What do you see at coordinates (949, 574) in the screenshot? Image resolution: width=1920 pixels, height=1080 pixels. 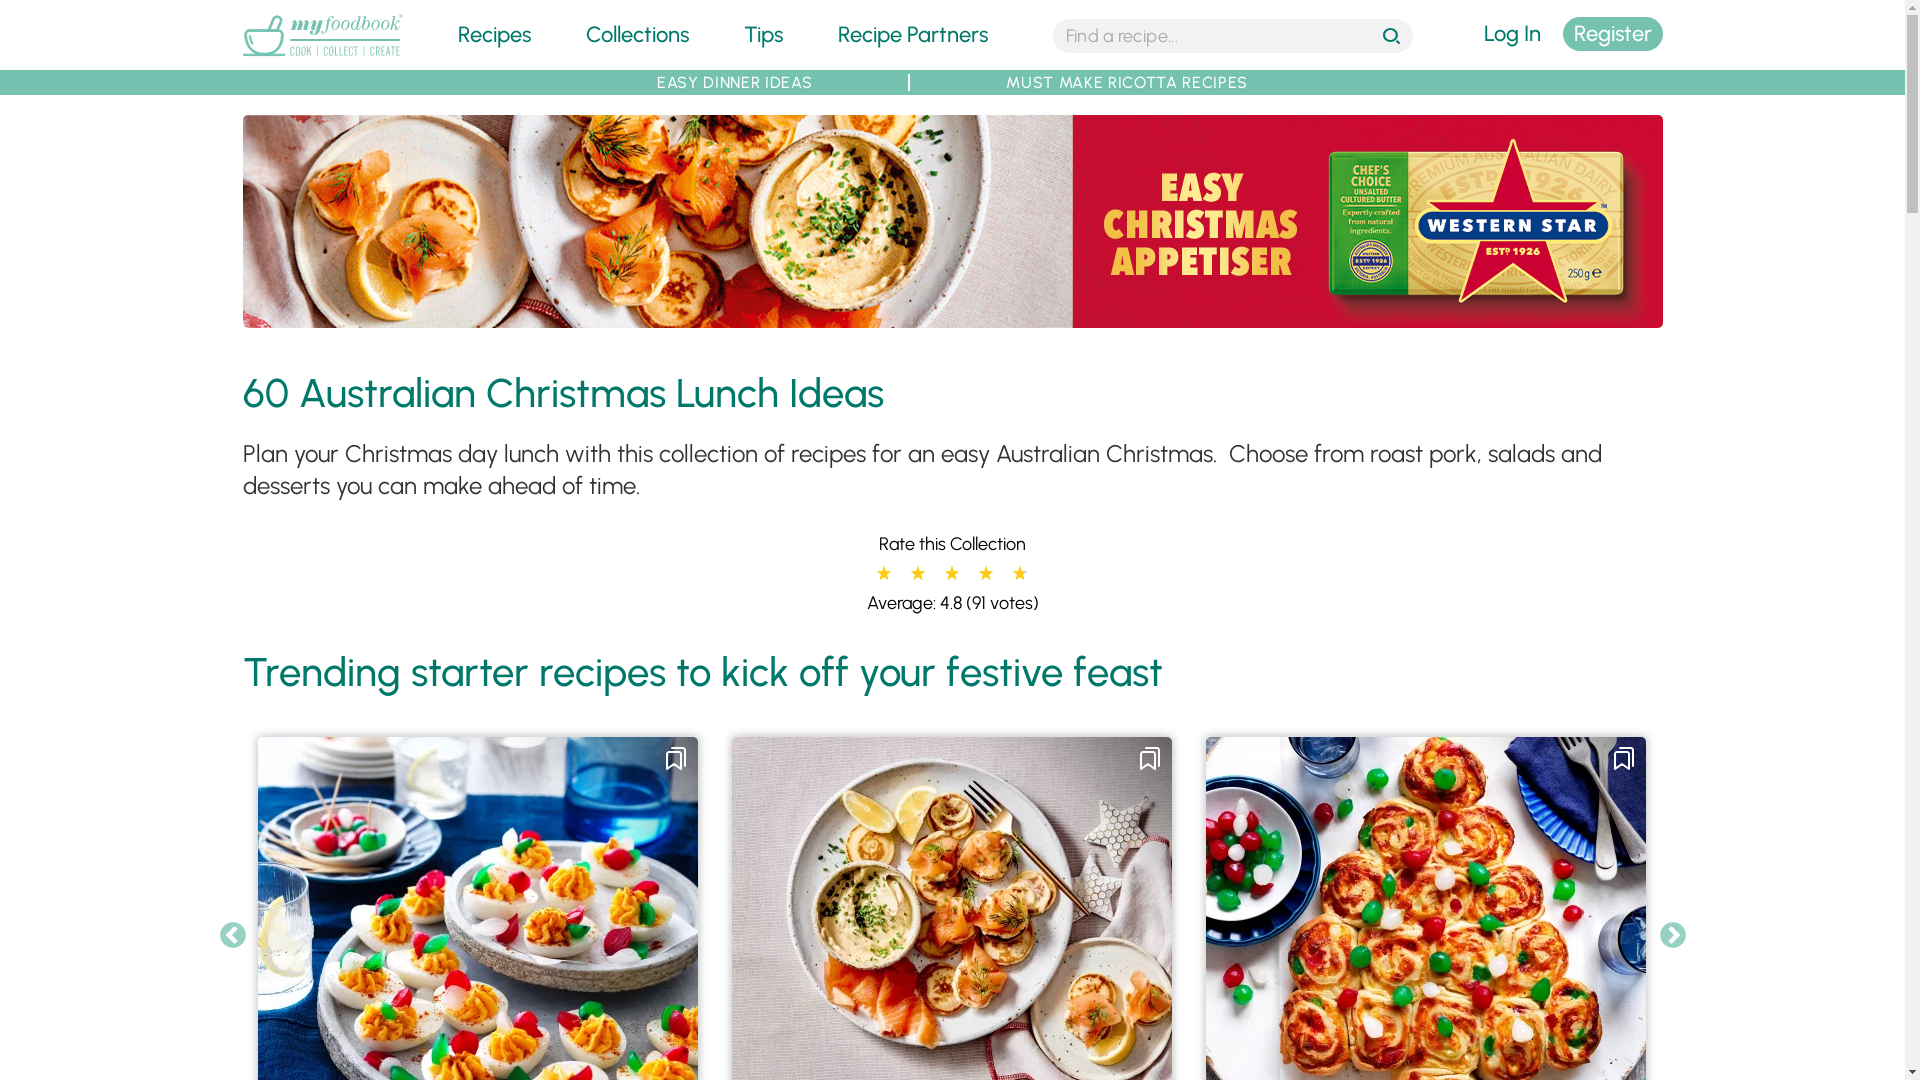 I see `'Give it 3/5'` at bounding box center [949, 574].